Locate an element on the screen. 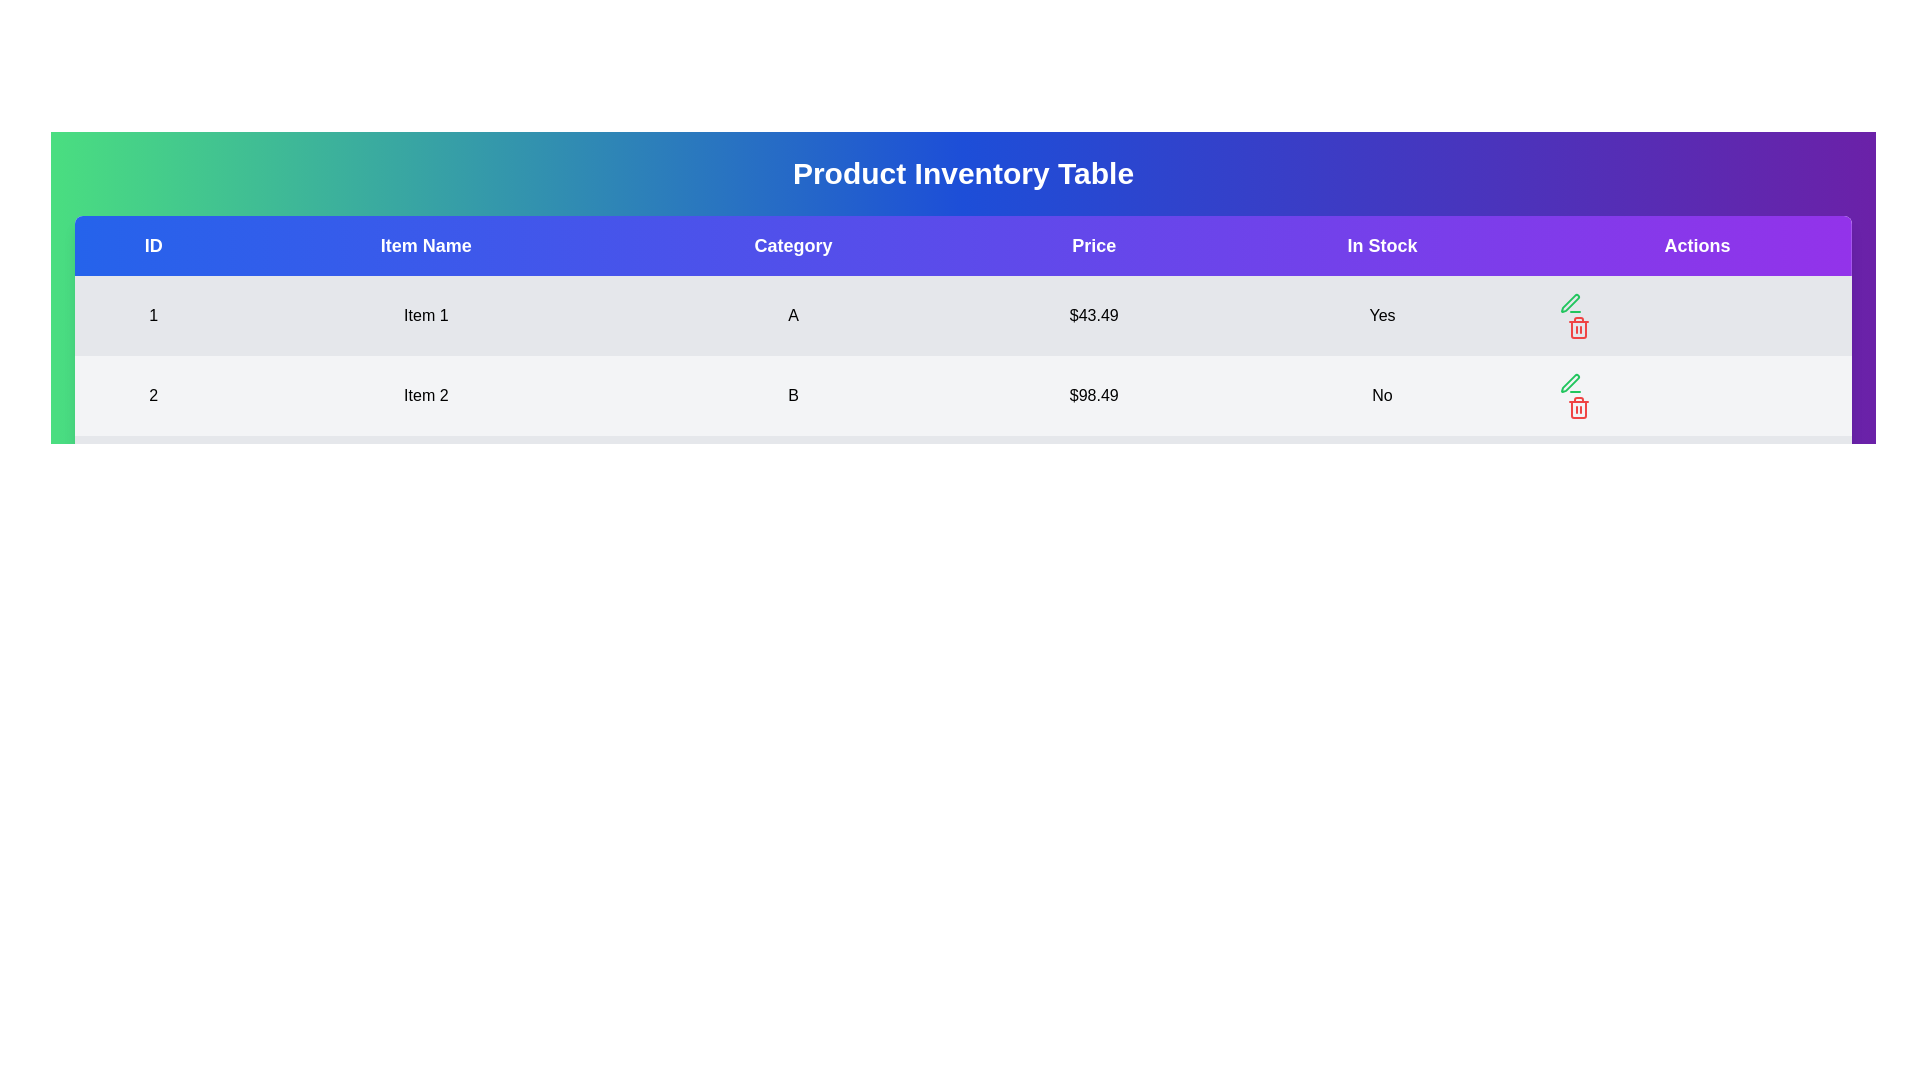 The image size is (1920, 1080). the header labeled Item Name to sort or filter the table by that column is located at coordinates (425, 245).